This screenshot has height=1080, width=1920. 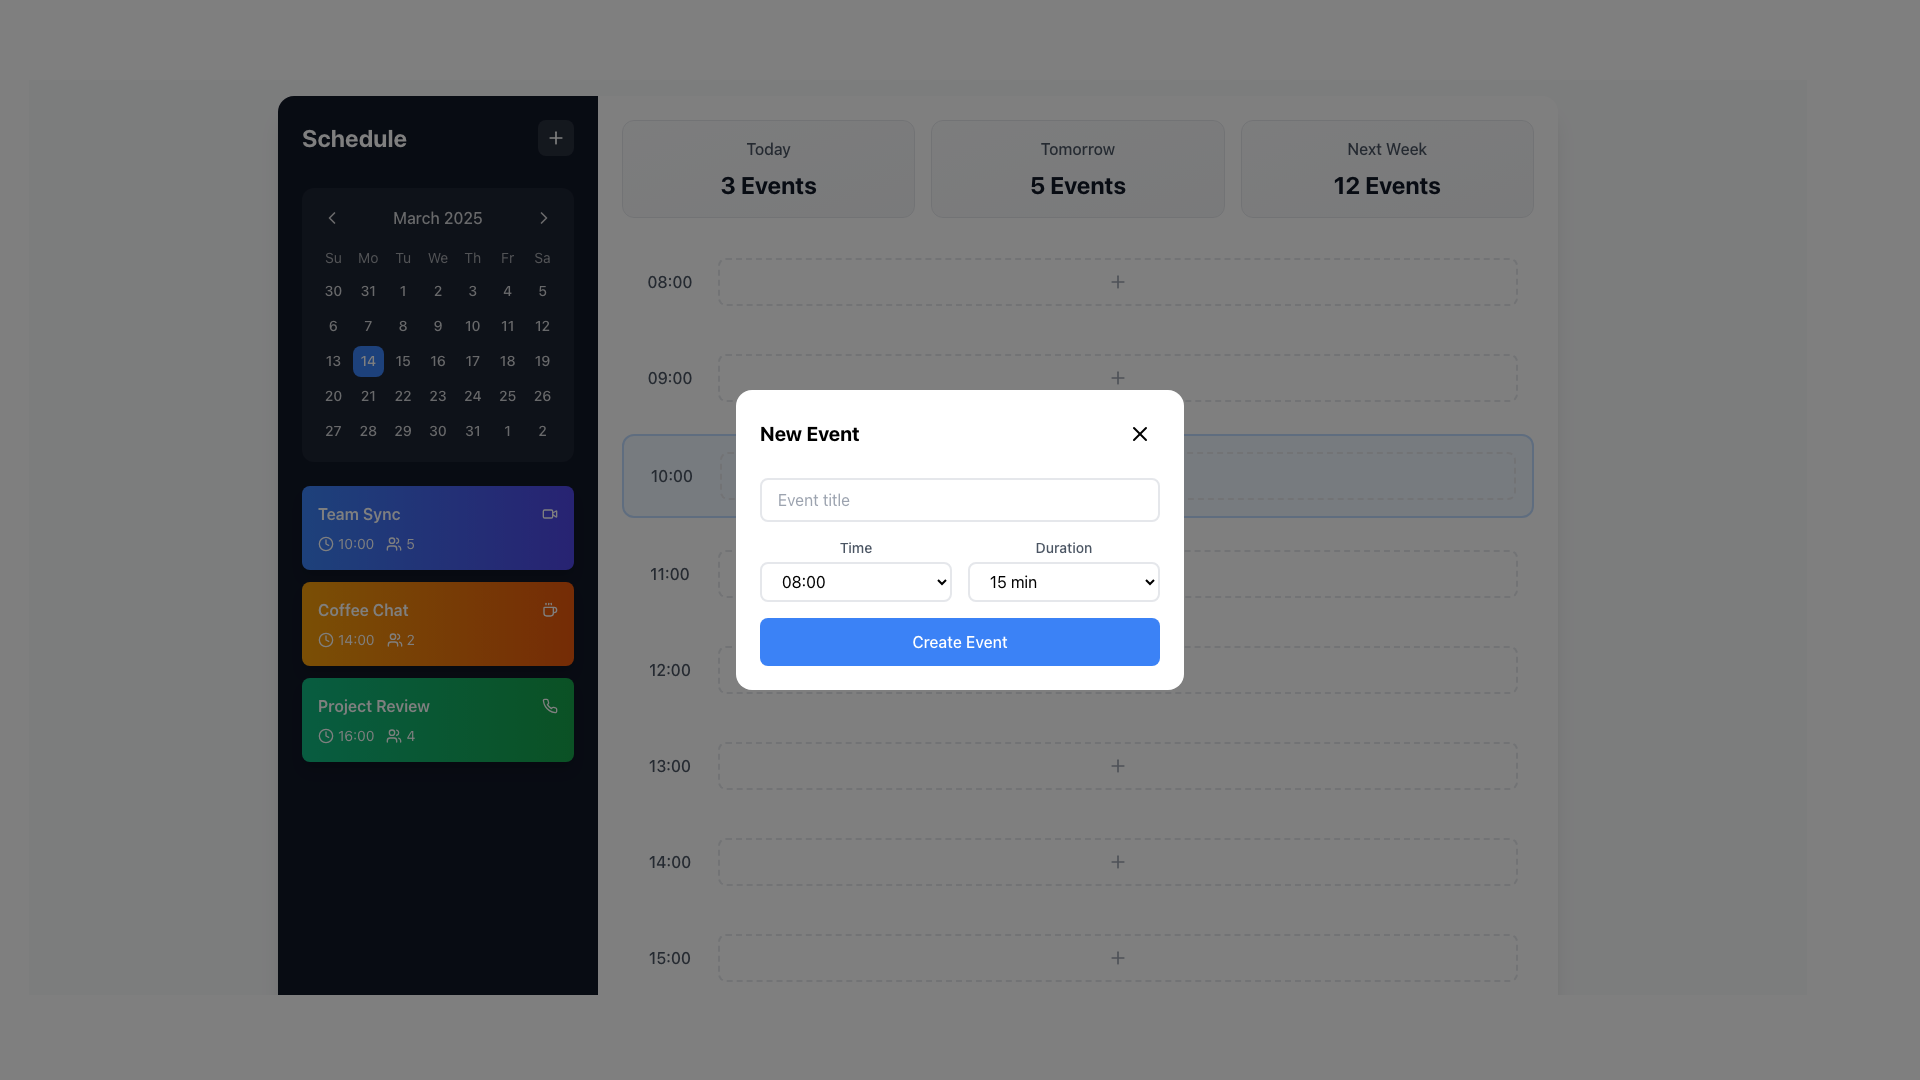 What do you see at coordinates (402, 325) in the screenshot?
I see `the button corresponding to the 8th day of the month in the calendar grid` at bounding box center [402, 325].